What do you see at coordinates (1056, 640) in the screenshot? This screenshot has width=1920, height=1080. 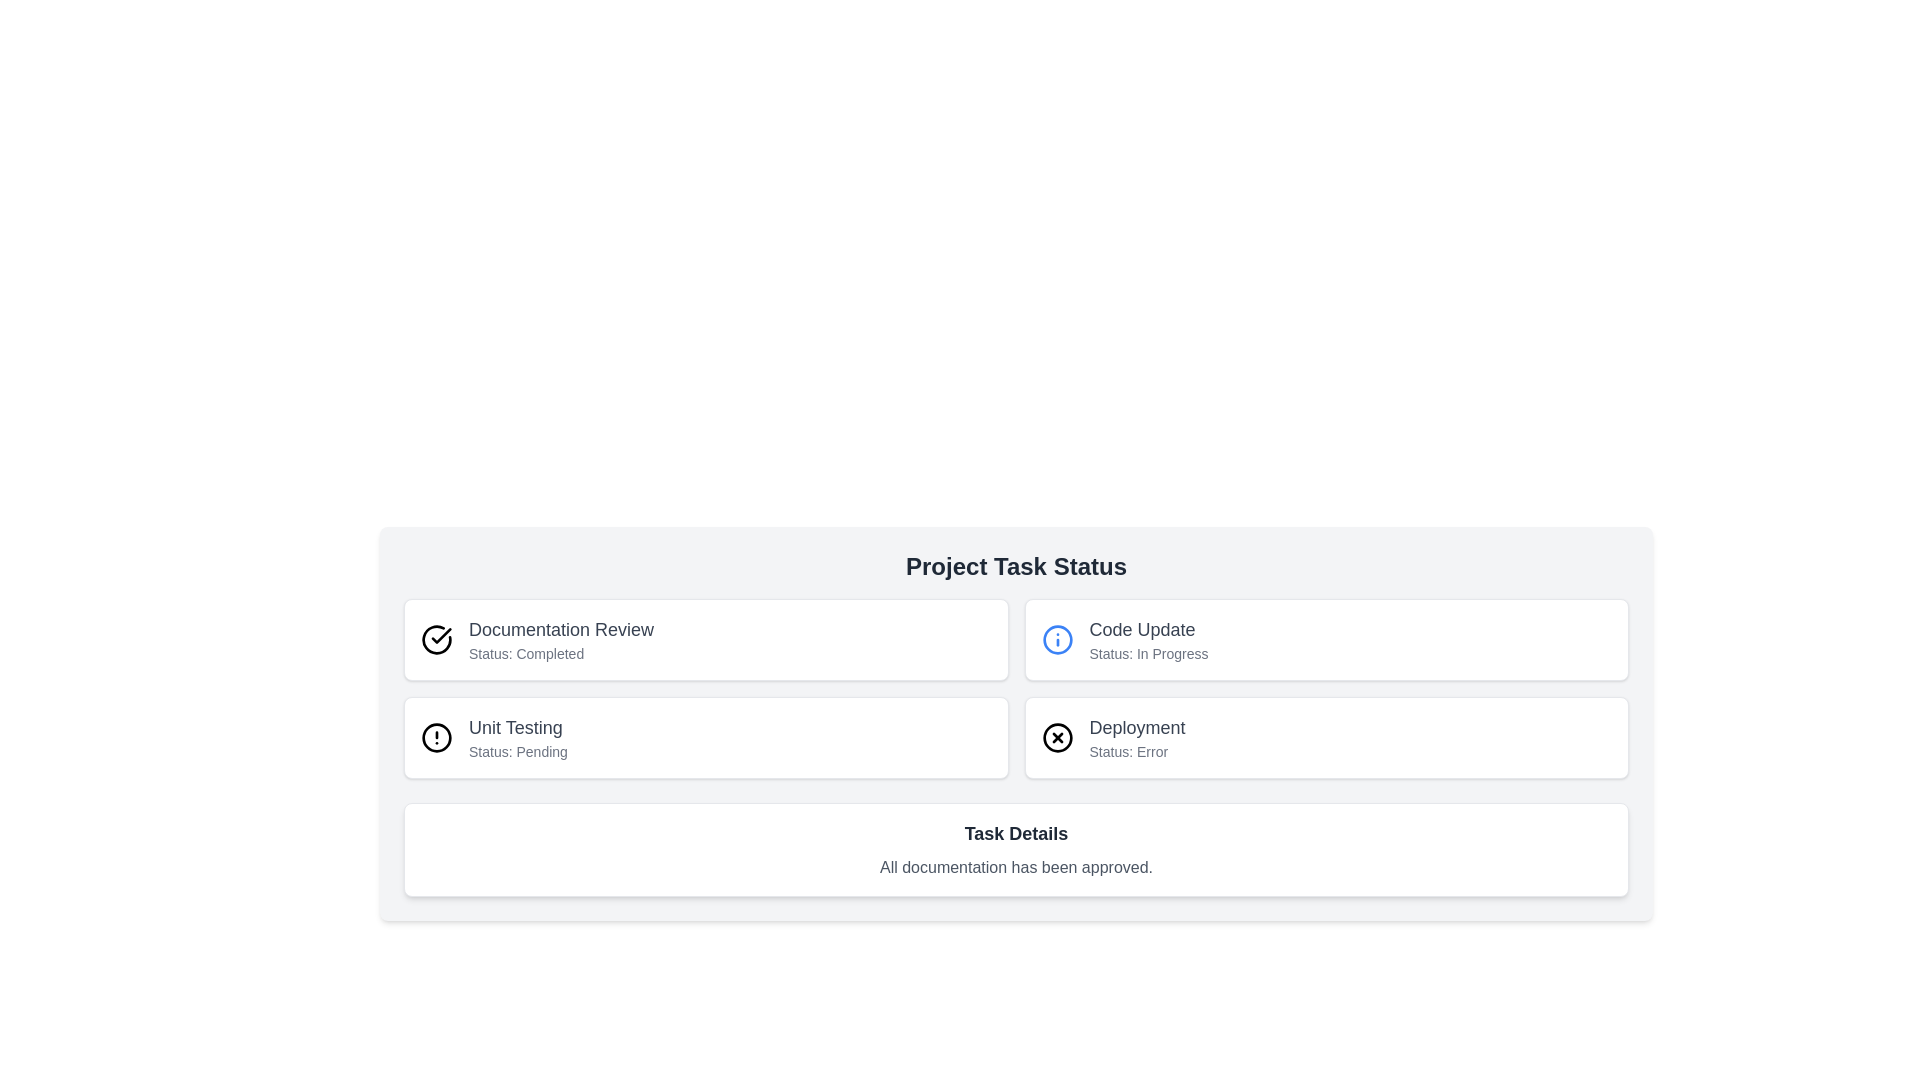 I see `the icon representing additional information about the 'Code Update' status, located` at bounding box center [1056, 640].